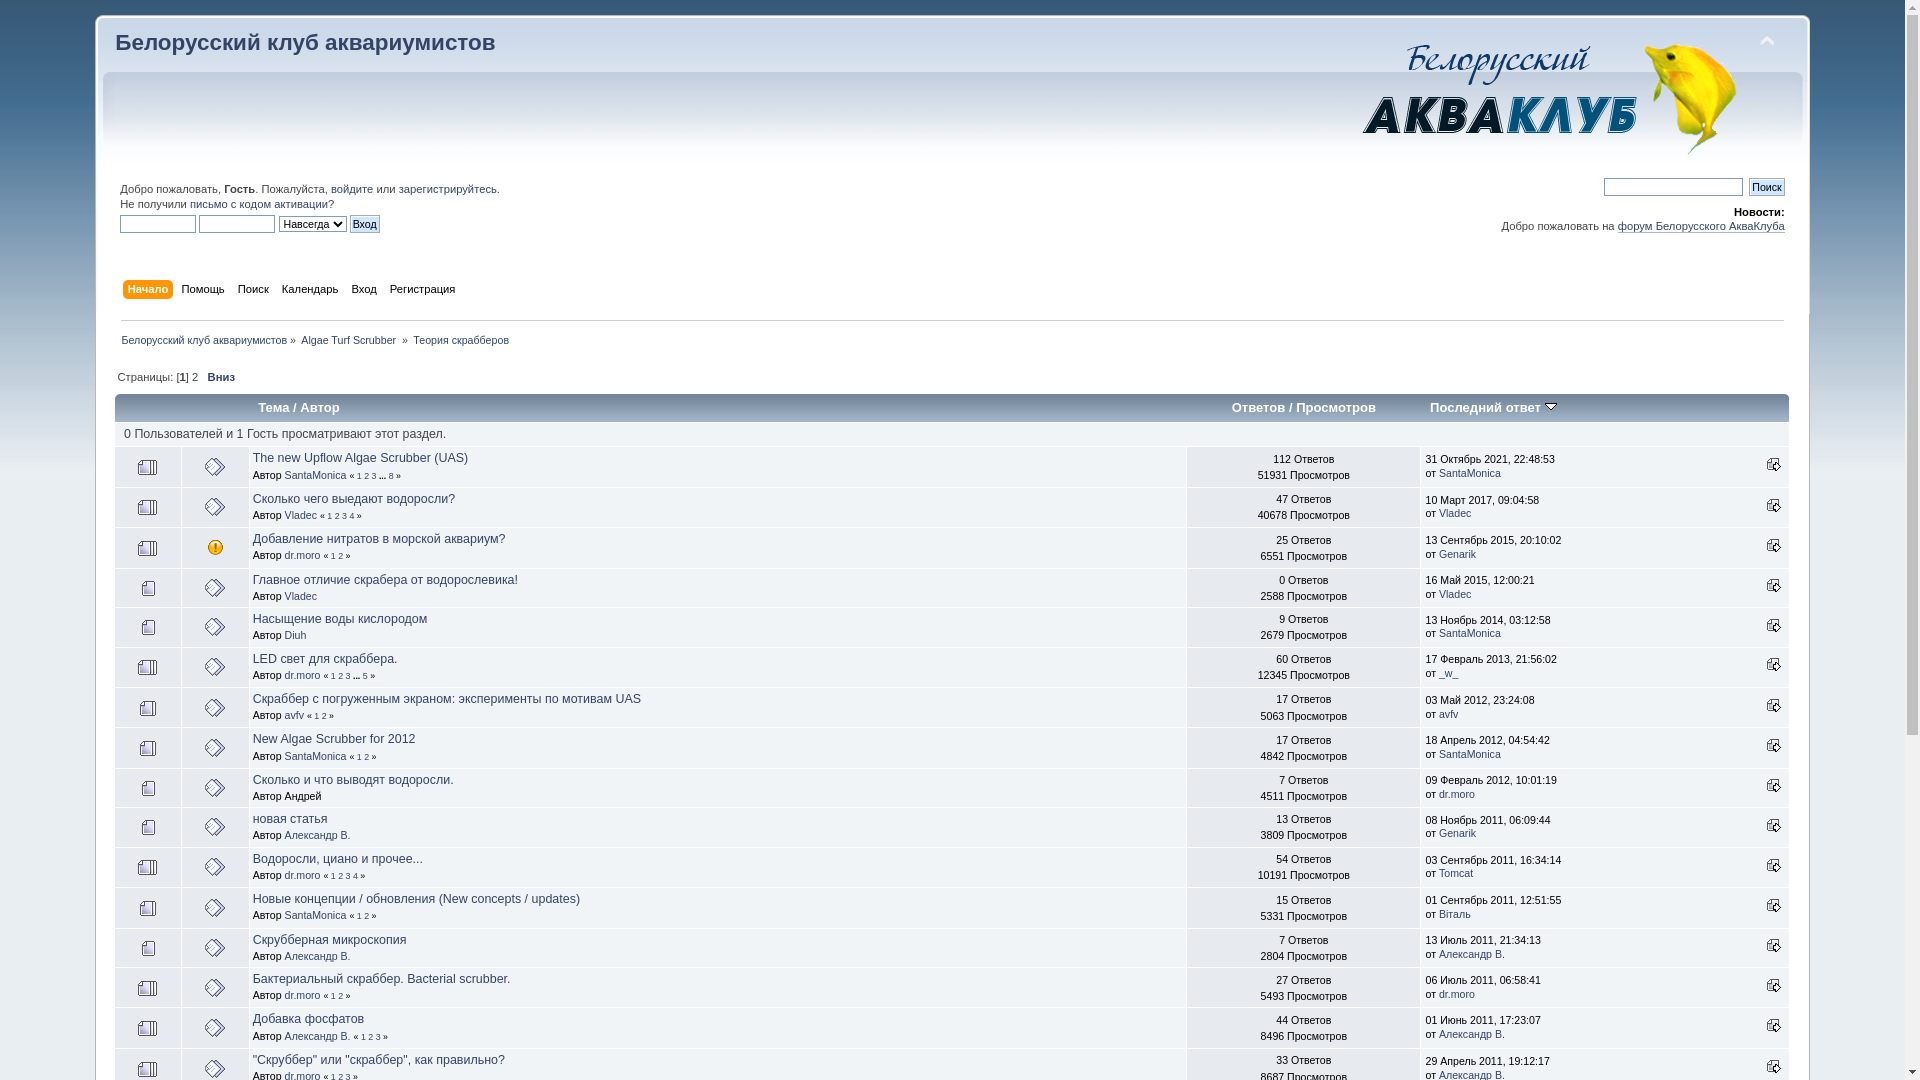 The image size is (1920, 1080). What do you see at coordinates (366, 915) in the screenshot?
I see `'2'` at bounding box center [366, 915].